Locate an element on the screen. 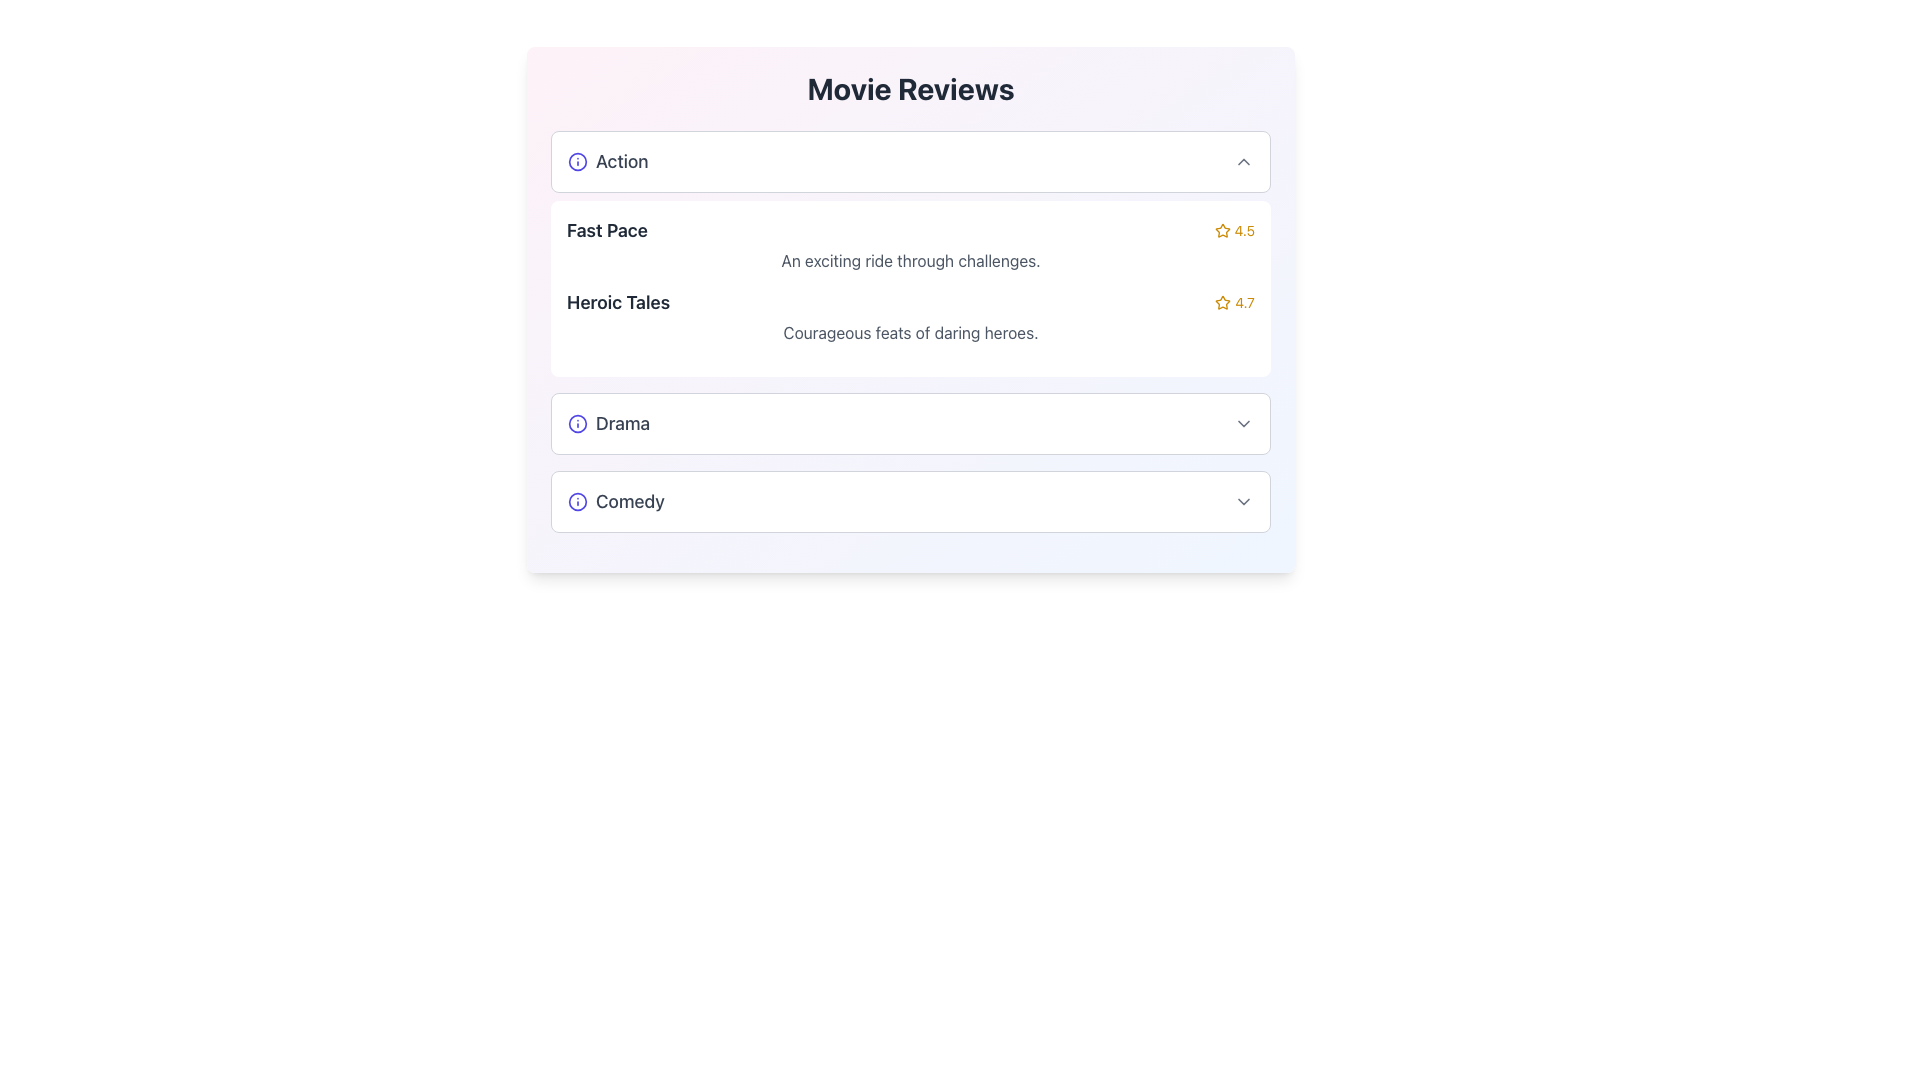 Image resolution: width=1920 pixels, height=1080 pixels. the text label displaying 'Comedy' is located at coordinates (615, 500).